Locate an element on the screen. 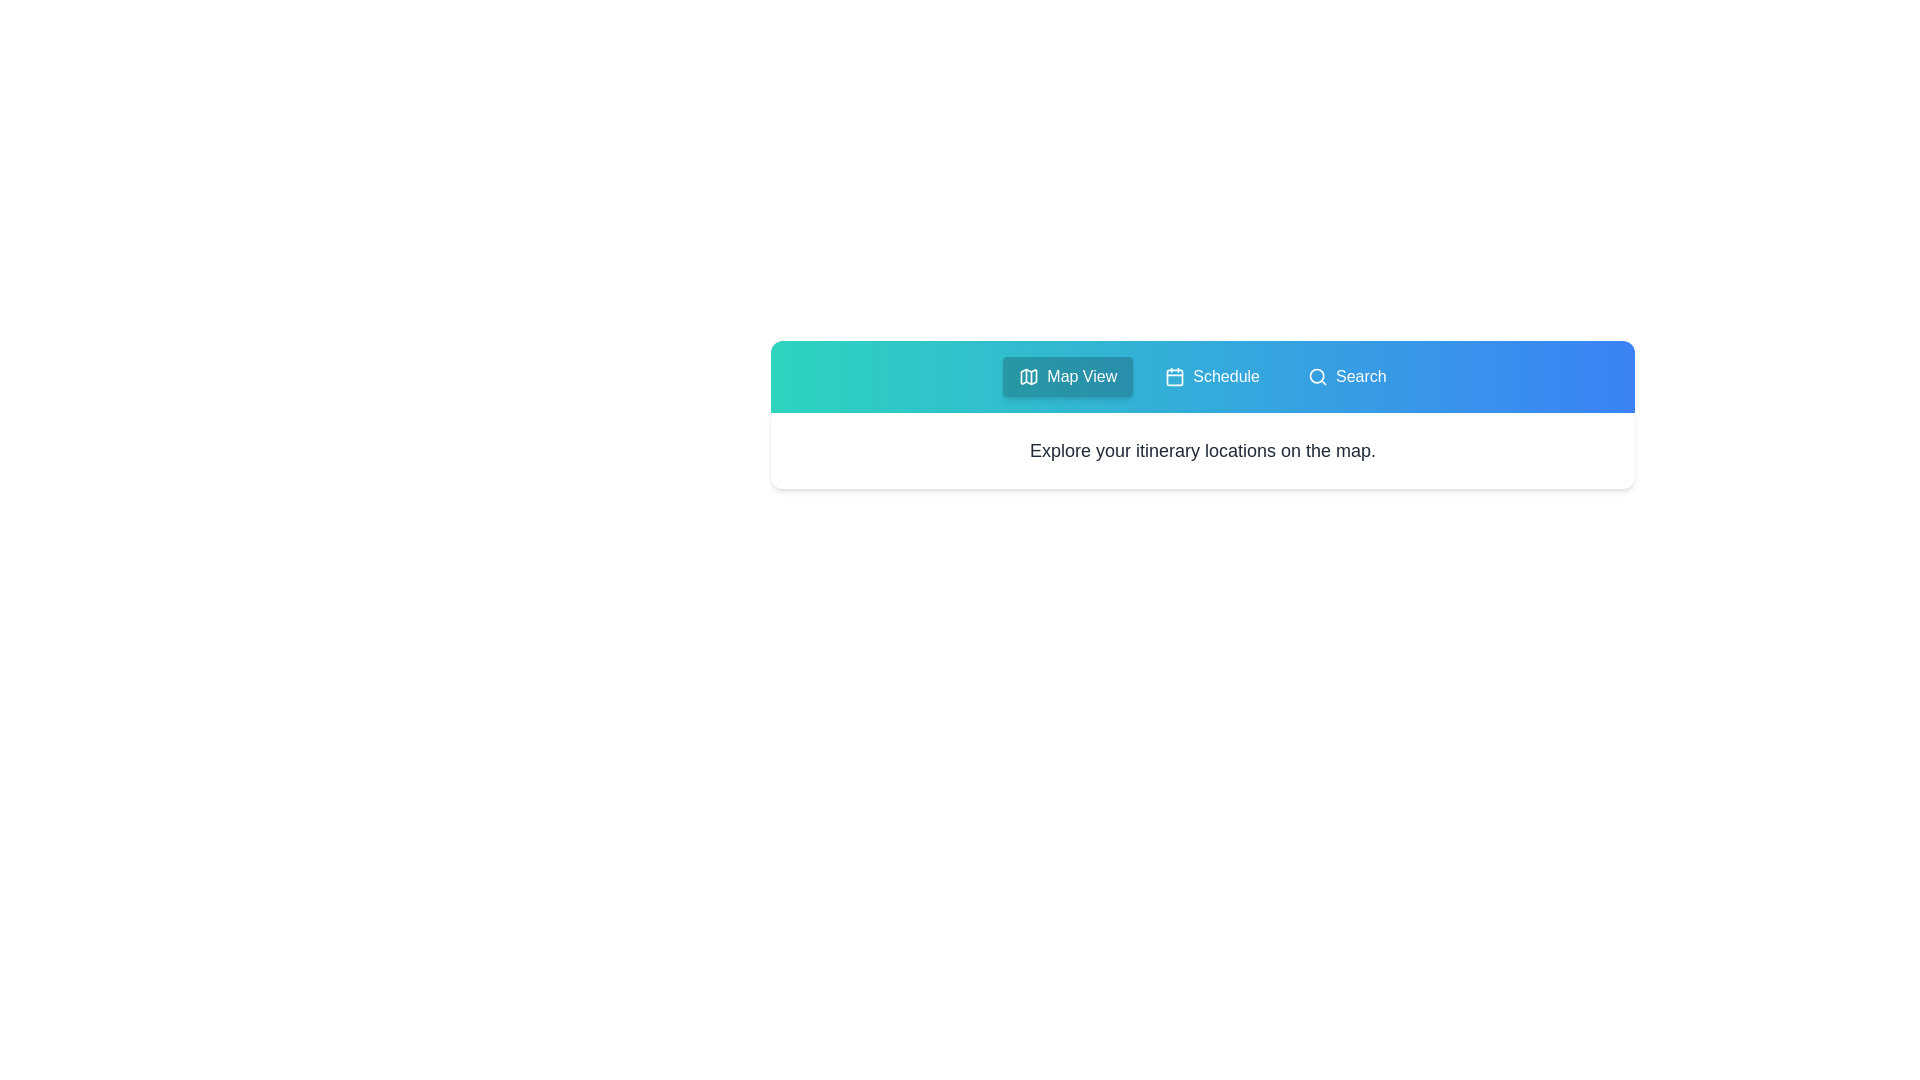  the 'Map View' button, which is the first button in the row with a black map icon and white text, to observe the scale change effect is located at coordinates (1067, 377).